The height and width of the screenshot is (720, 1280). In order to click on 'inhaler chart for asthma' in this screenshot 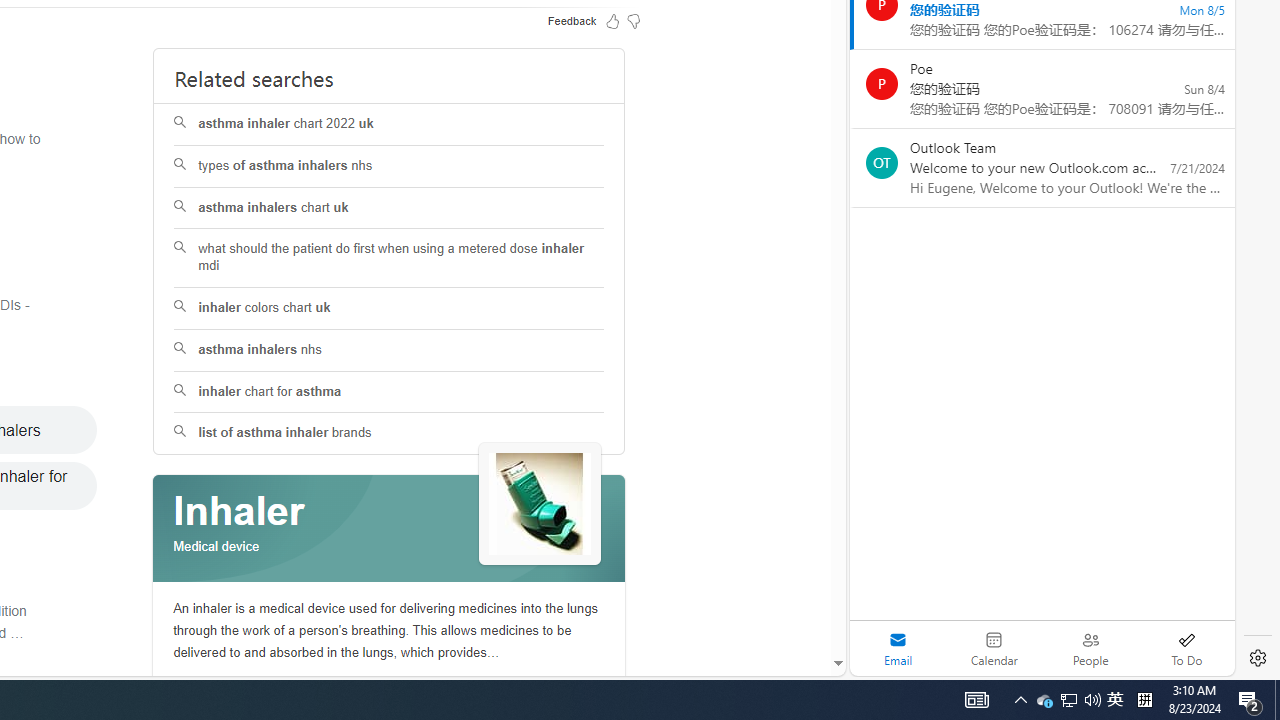, I will do `click(389, 392)`.